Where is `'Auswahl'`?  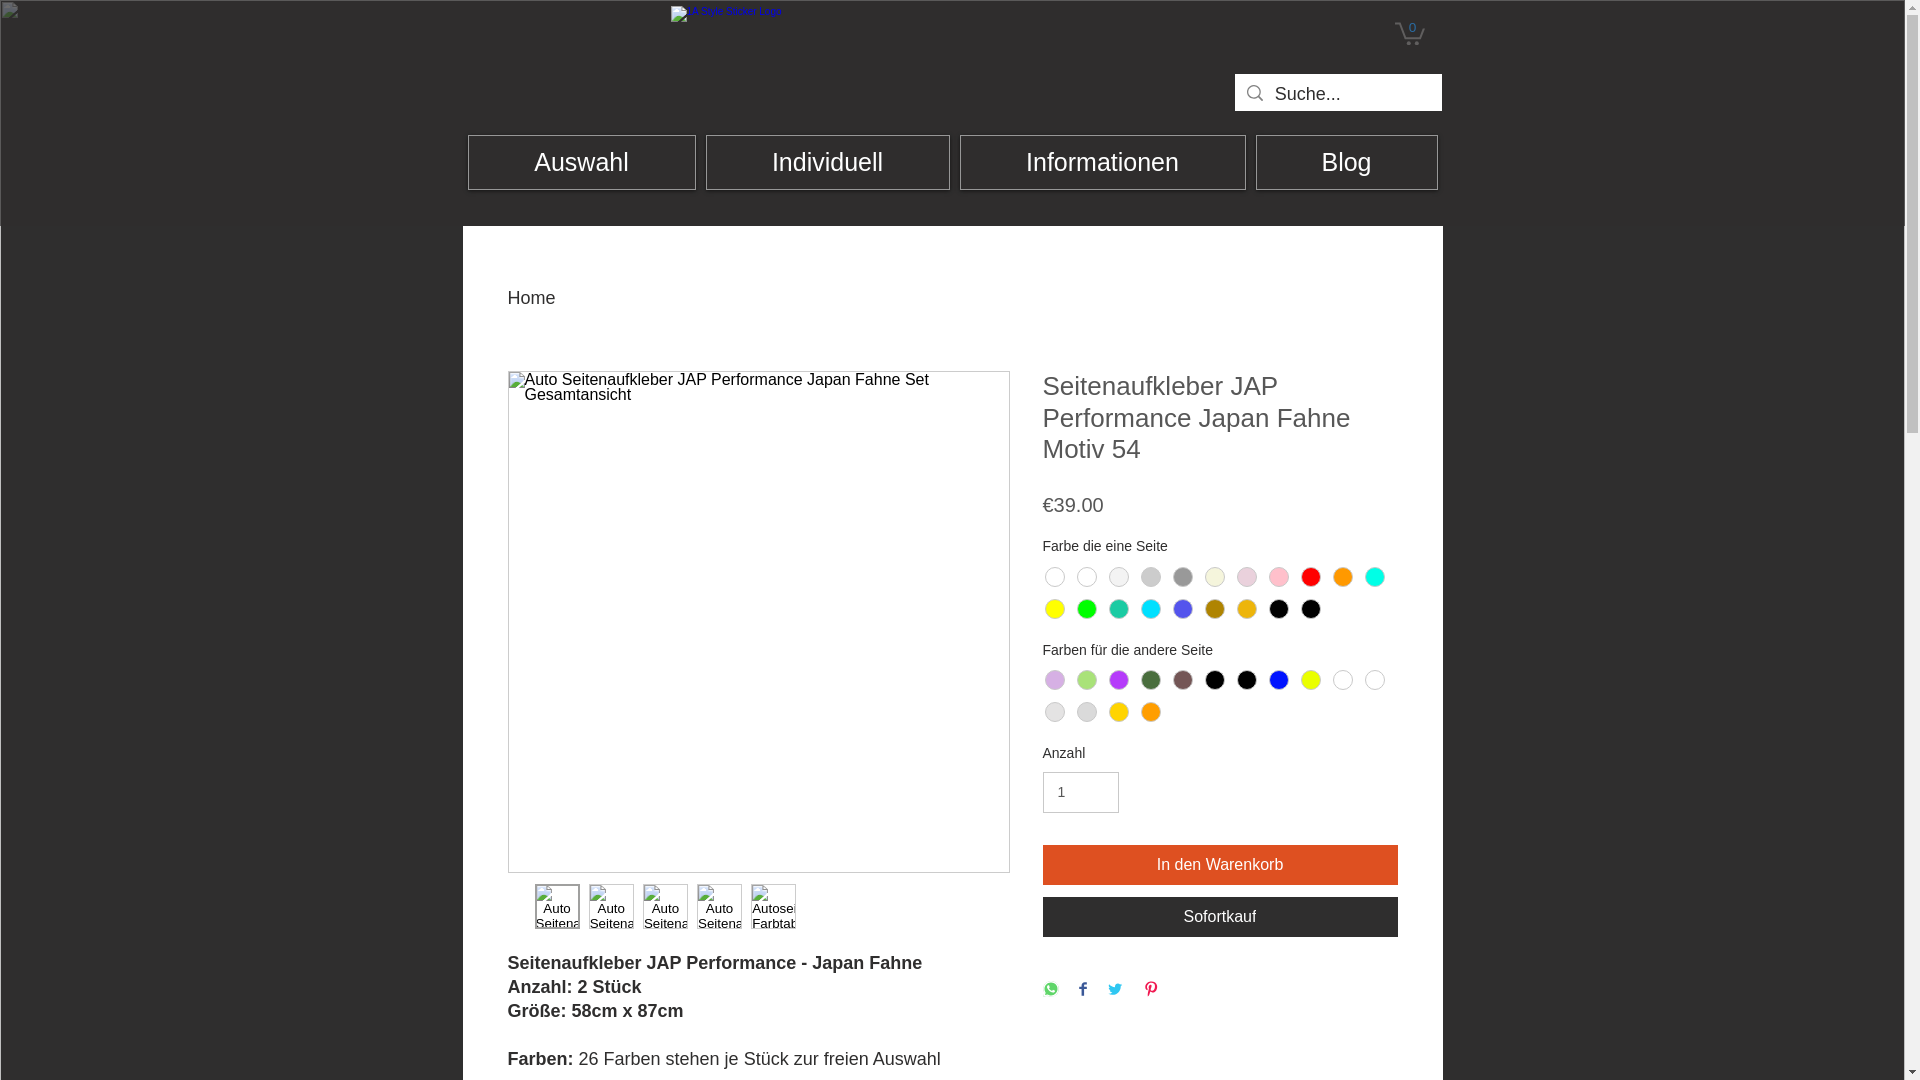 'Auswahl' is located at coordinates (580, 161).